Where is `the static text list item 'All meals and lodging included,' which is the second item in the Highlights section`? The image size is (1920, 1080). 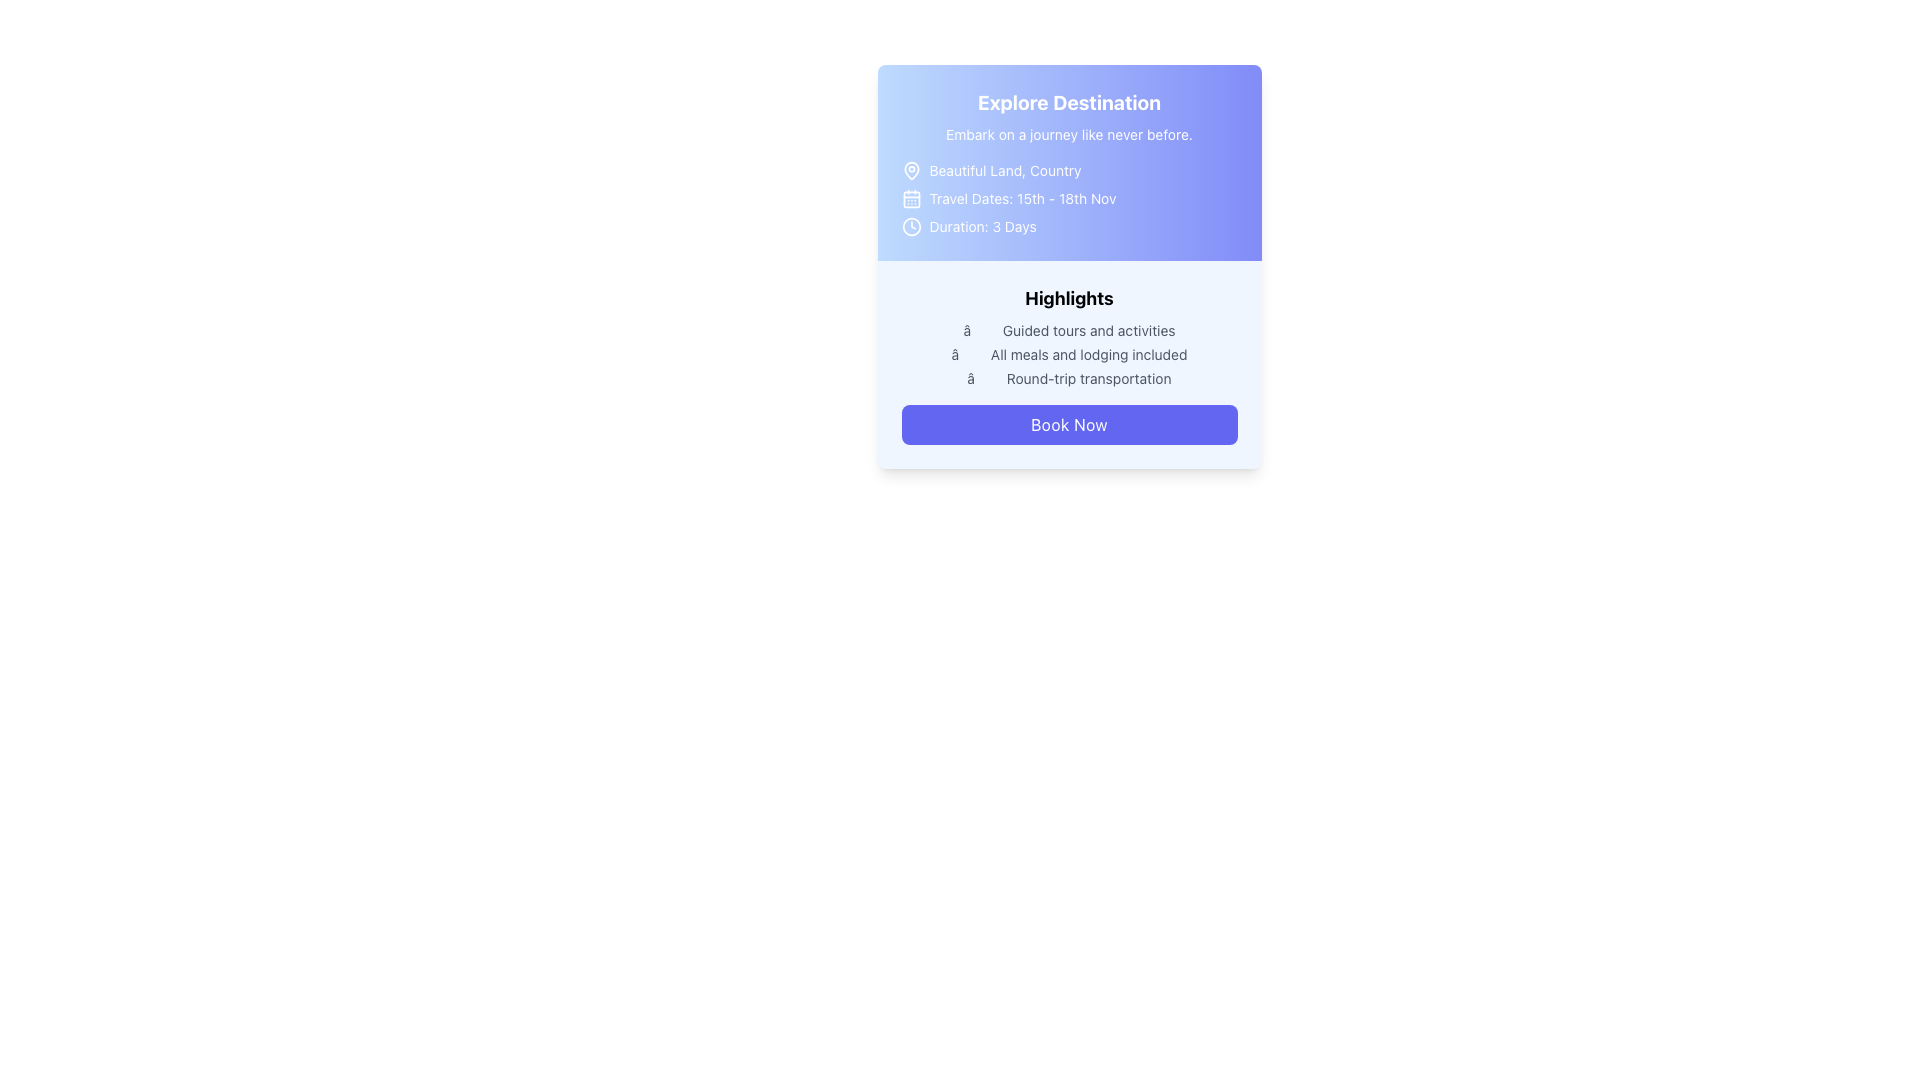
the static text list item 'All meals and lodging included,' which is the second item in the Highlights section is located at coordinates (1068, 353).